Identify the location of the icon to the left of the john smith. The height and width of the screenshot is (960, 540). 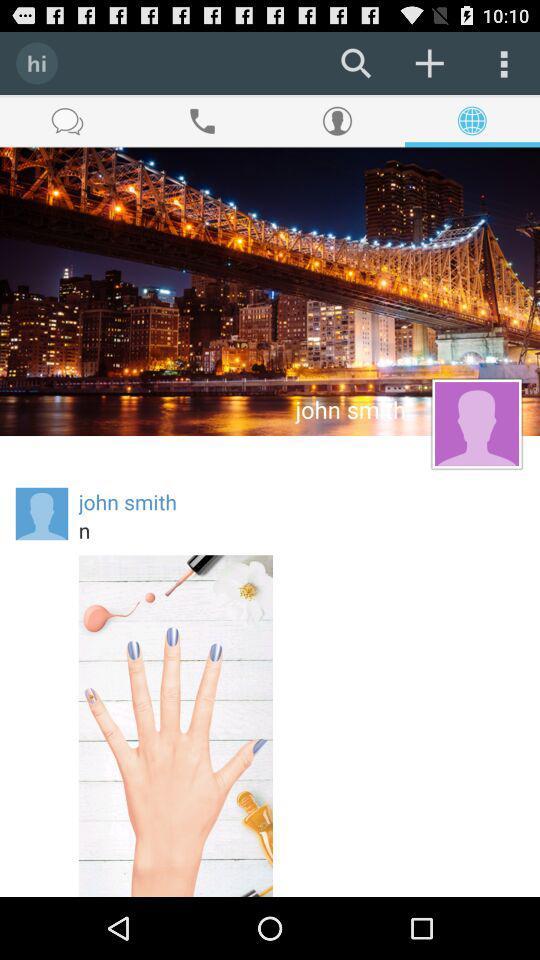
(42, 512).